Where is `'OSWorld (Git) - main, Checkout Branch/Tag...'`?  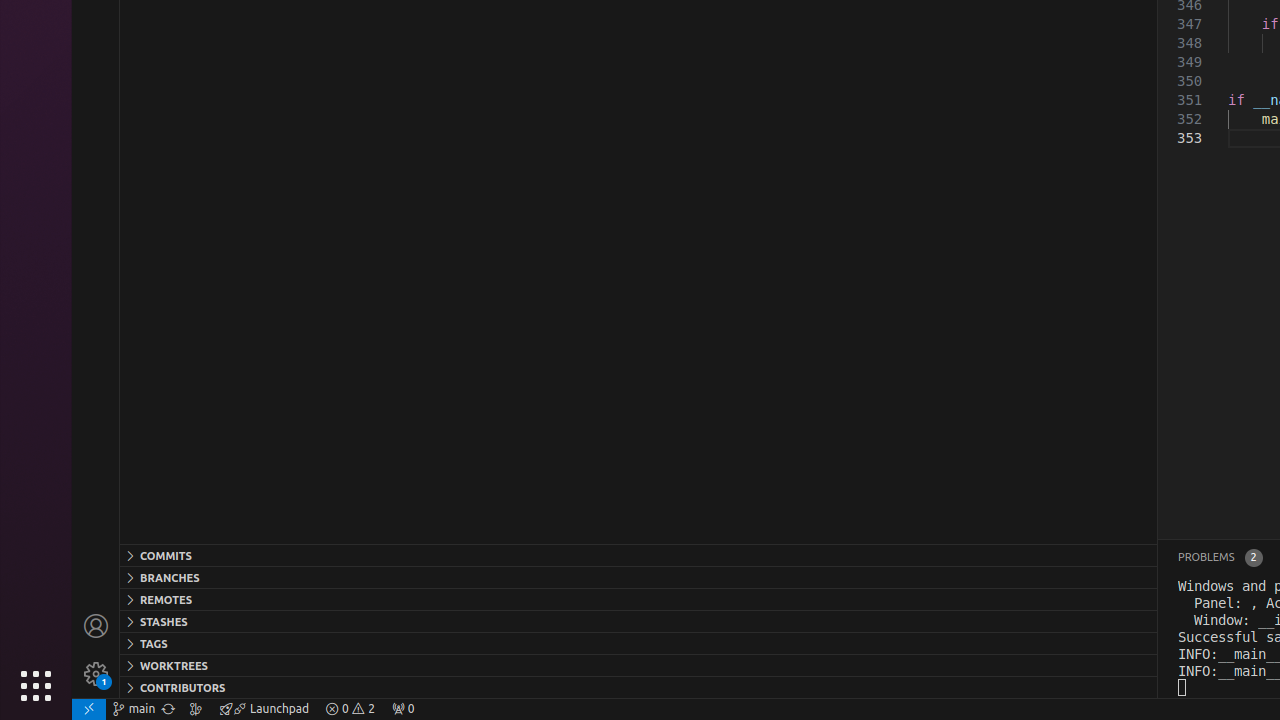 'OSWorld (Git) - main, Checkout Branch/Tag...' is located at coordinates (133, 707).